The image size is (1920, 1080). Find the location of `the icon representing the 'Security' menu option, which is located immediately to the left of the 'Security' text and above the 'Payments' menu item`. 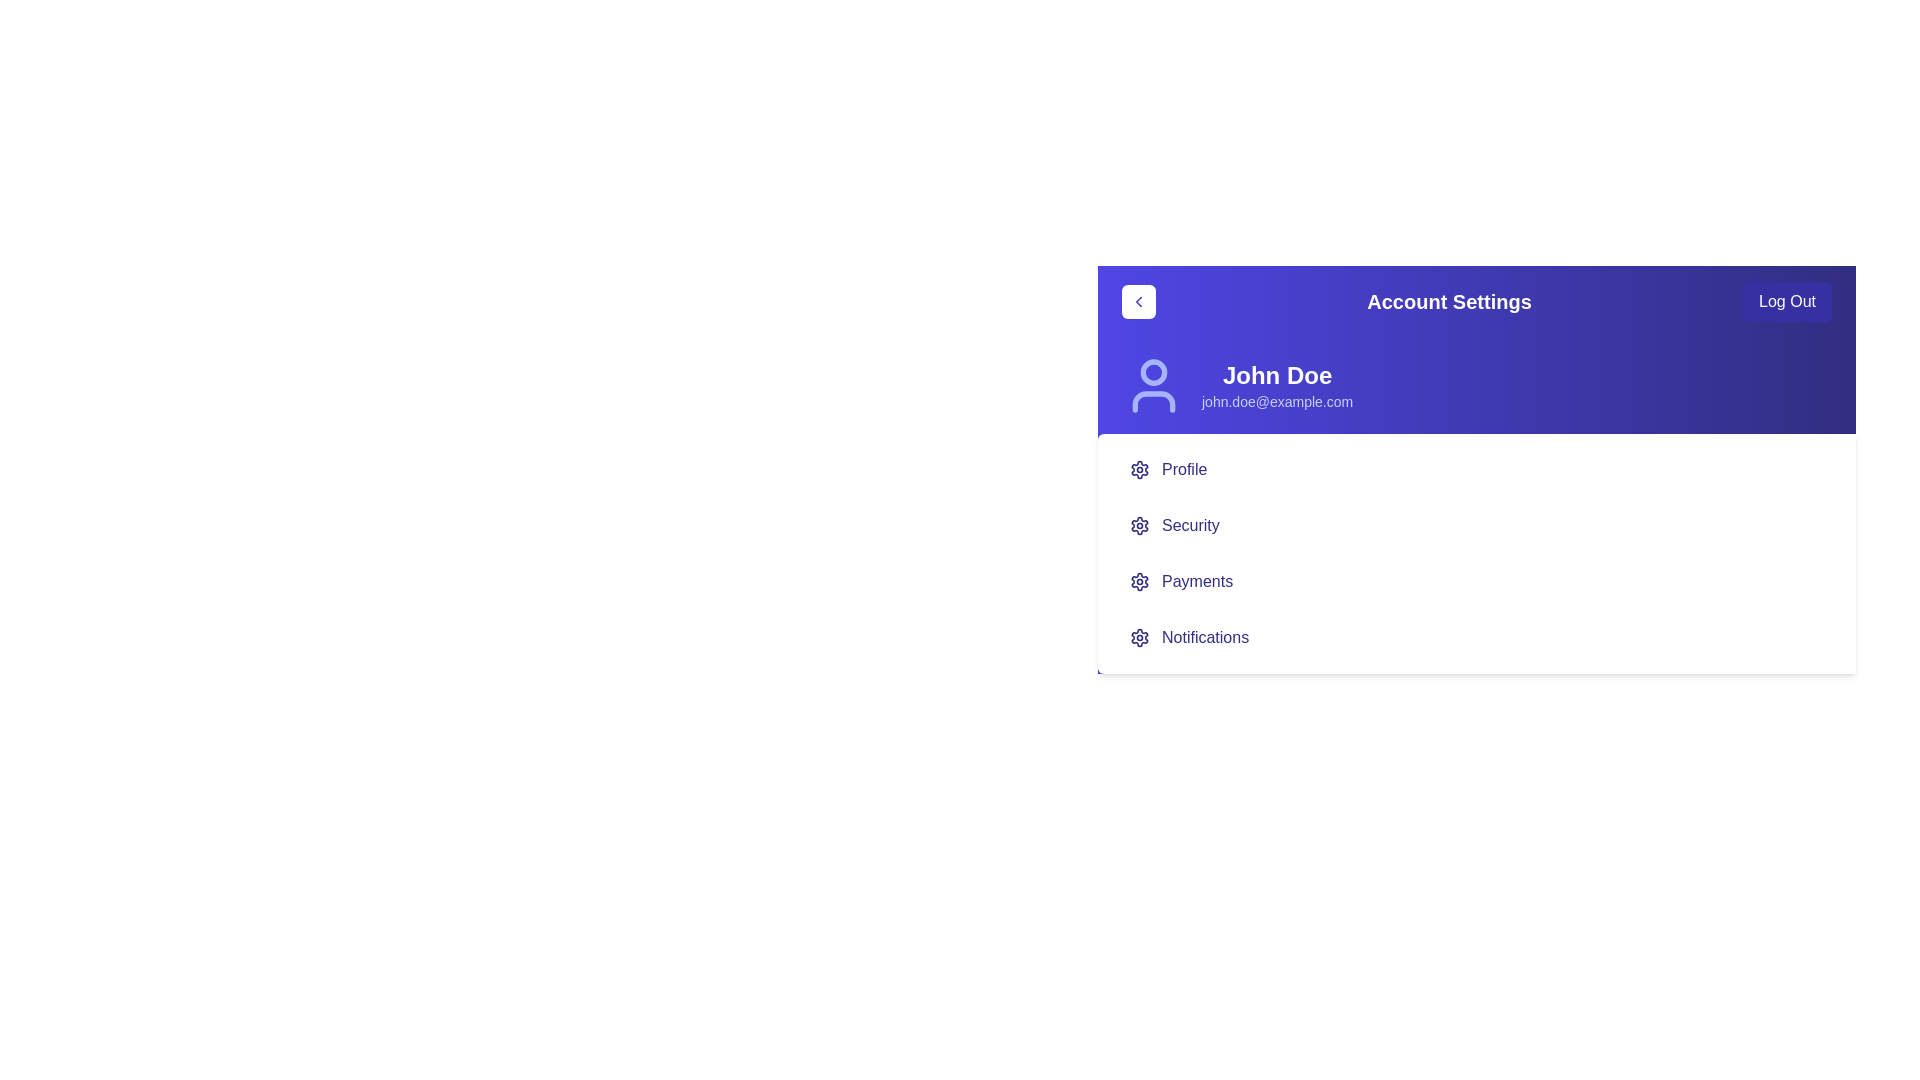

the icon representing the 'Security' menu option, which is located immediately to the left of the 'Security' text and above the 'Payments' menu item is located at coordinates (1140, 524).